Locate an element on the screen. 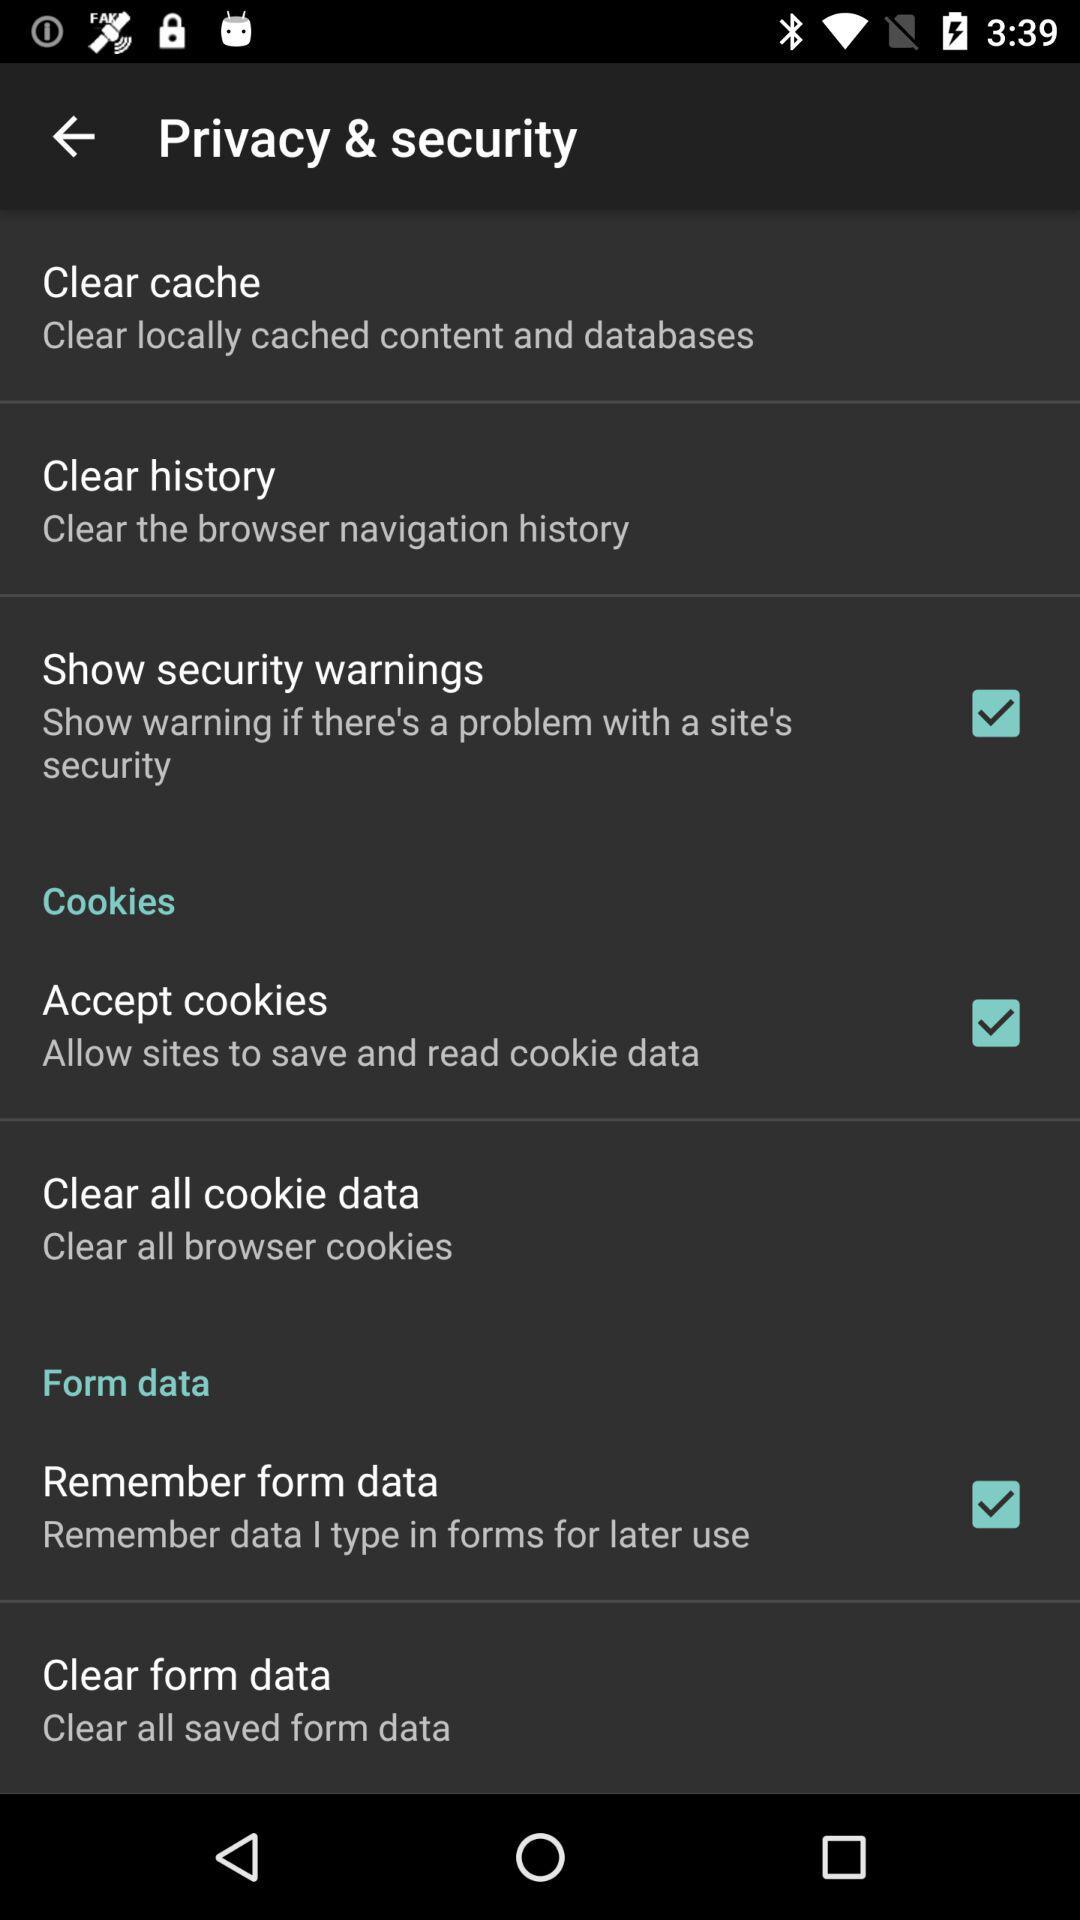  item above the cookies item is located at coordinates (477, 741).